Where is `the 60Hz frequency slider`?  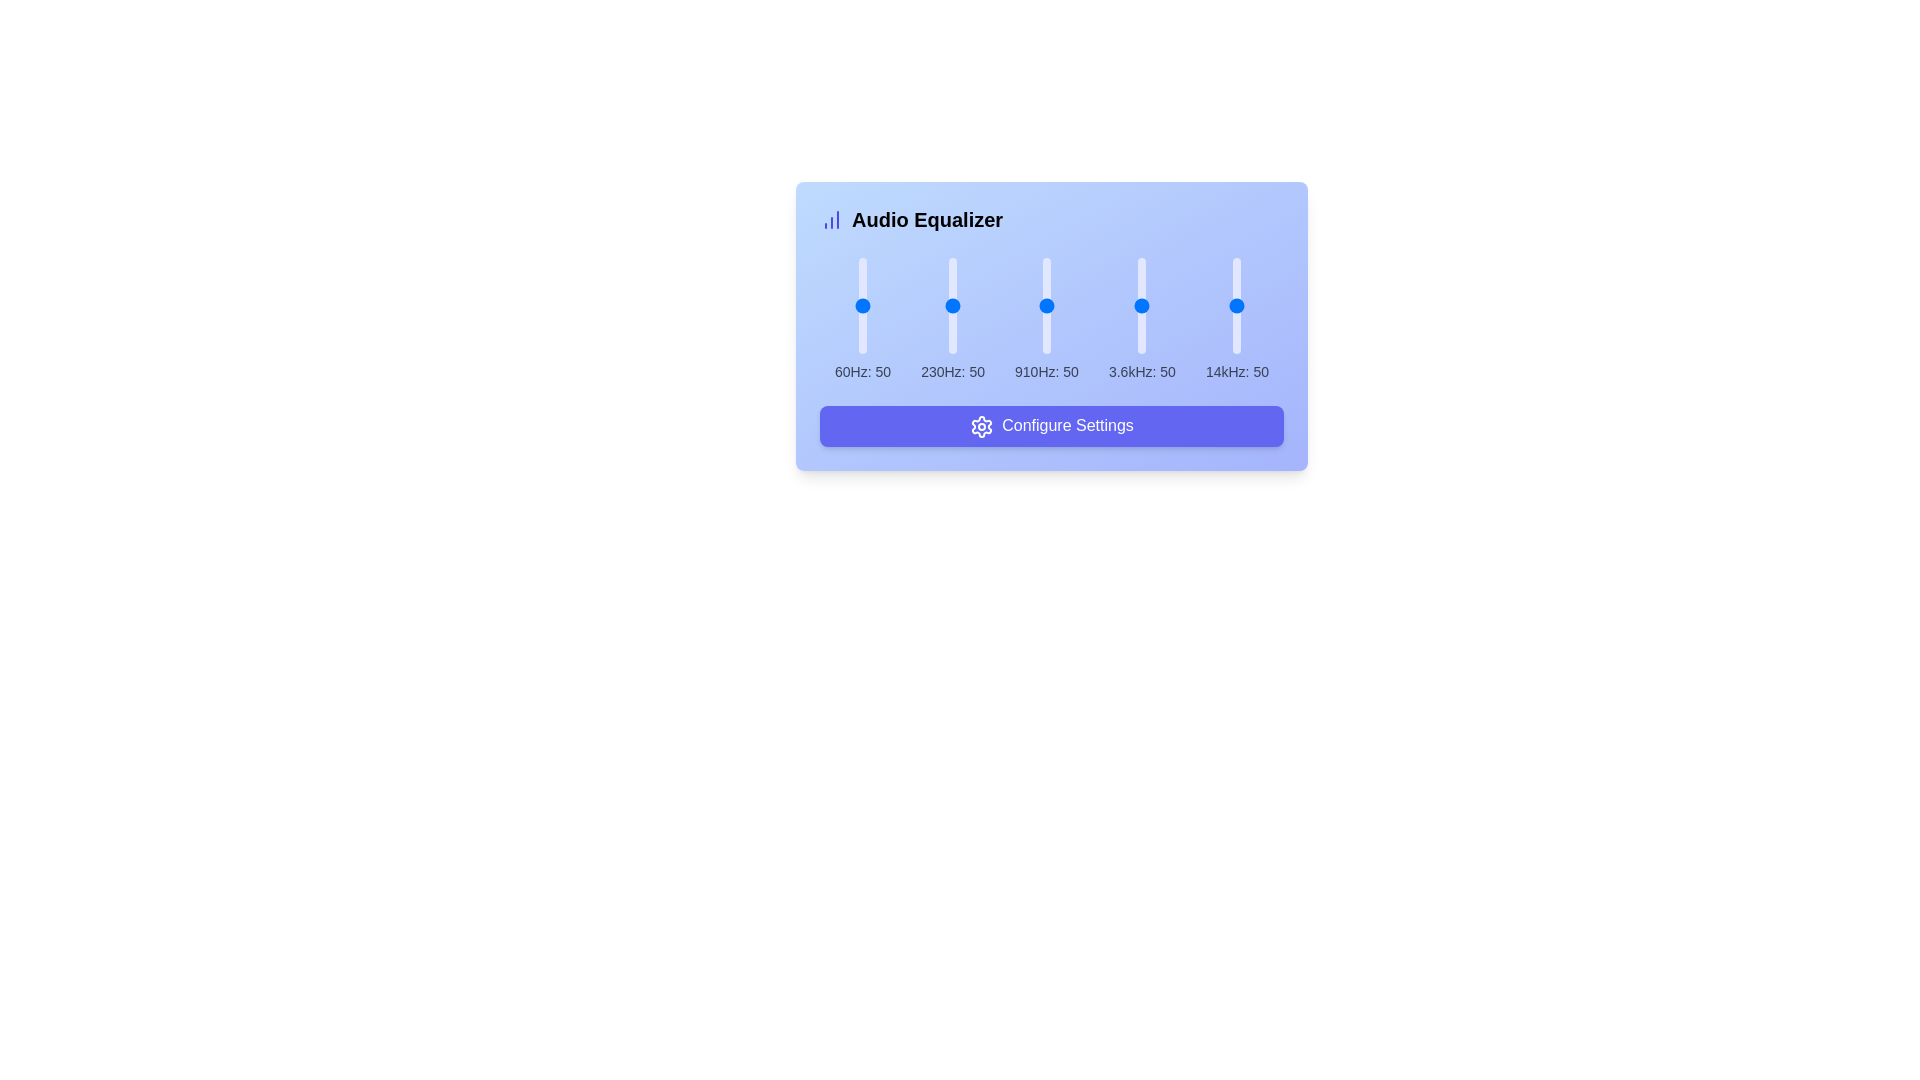 the 60Hz frequency slider is located at coordinates (863, 301).